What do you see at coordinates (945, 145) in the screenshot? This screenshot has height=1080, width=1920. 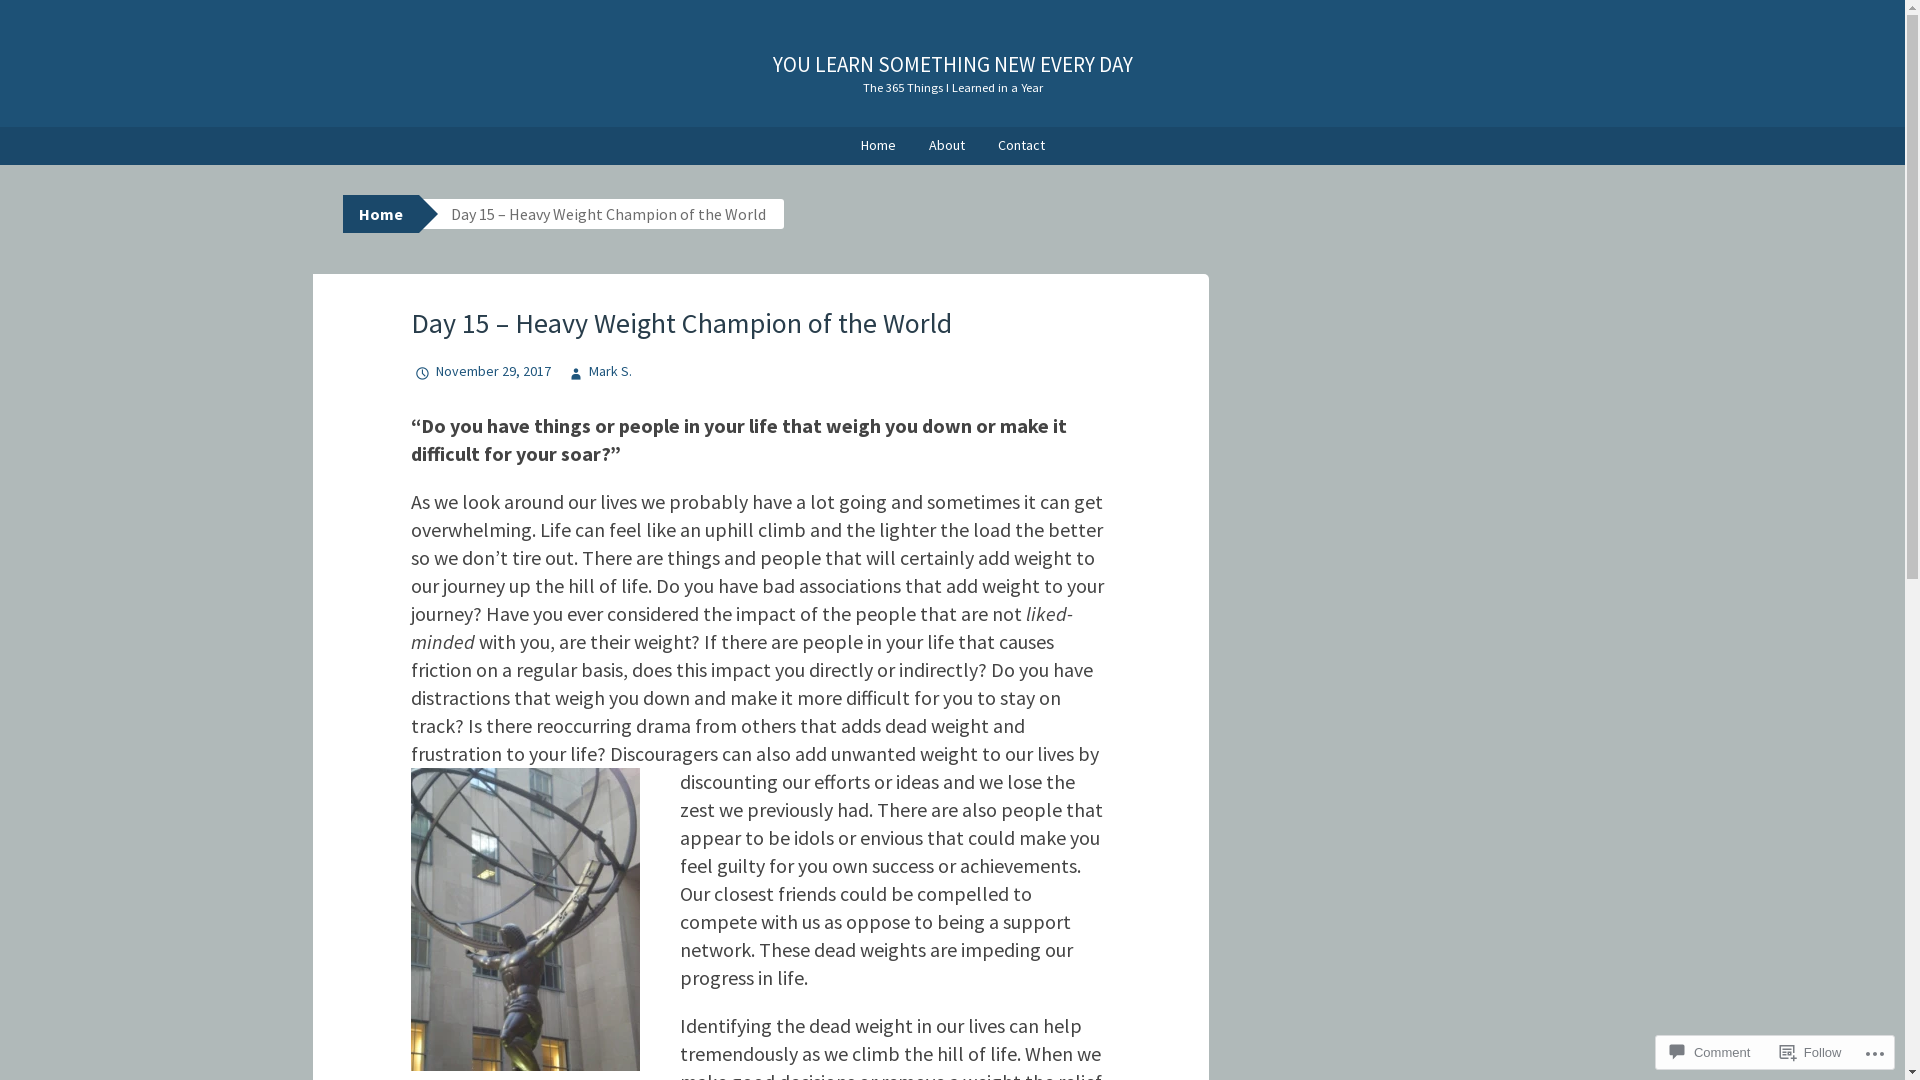 I see `'About'` at bounding box center [945, 145].